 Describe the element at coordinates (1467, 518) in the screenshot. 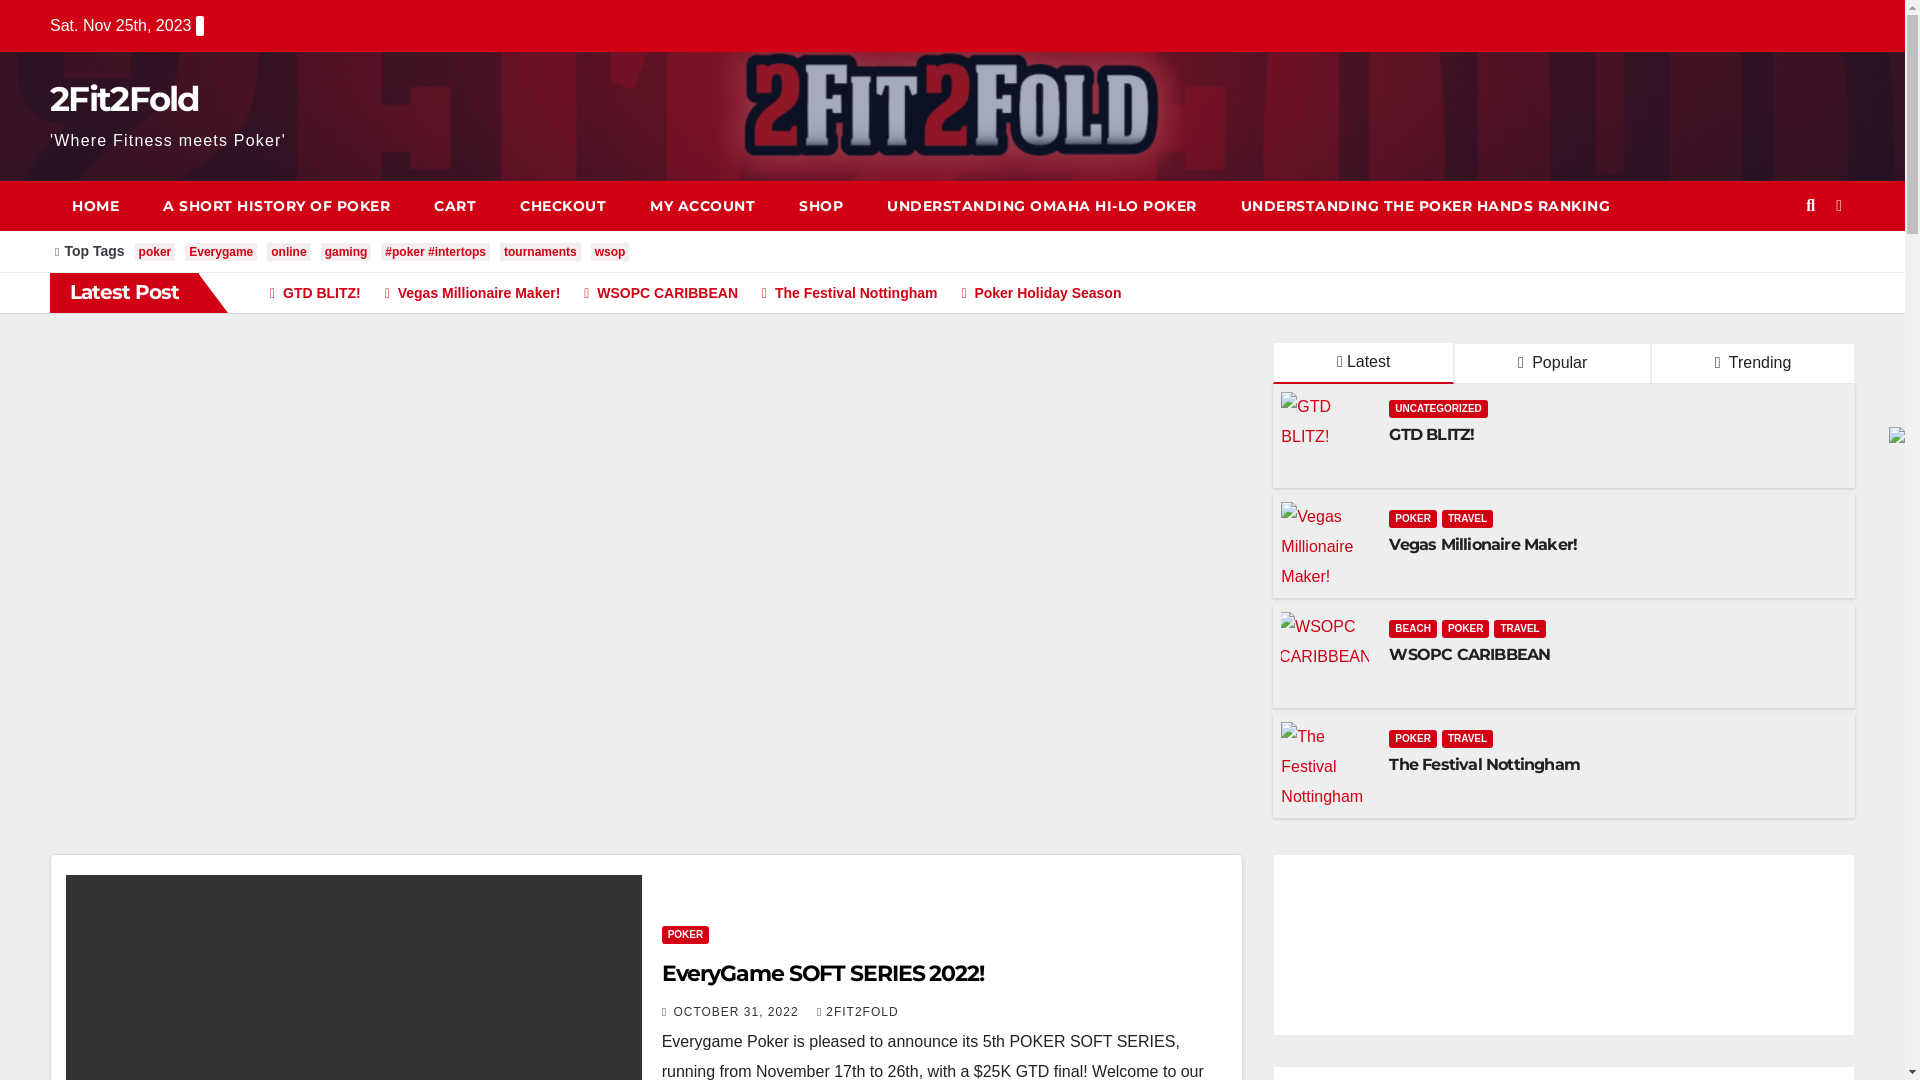

I see `'TRAVEL'` at that location.